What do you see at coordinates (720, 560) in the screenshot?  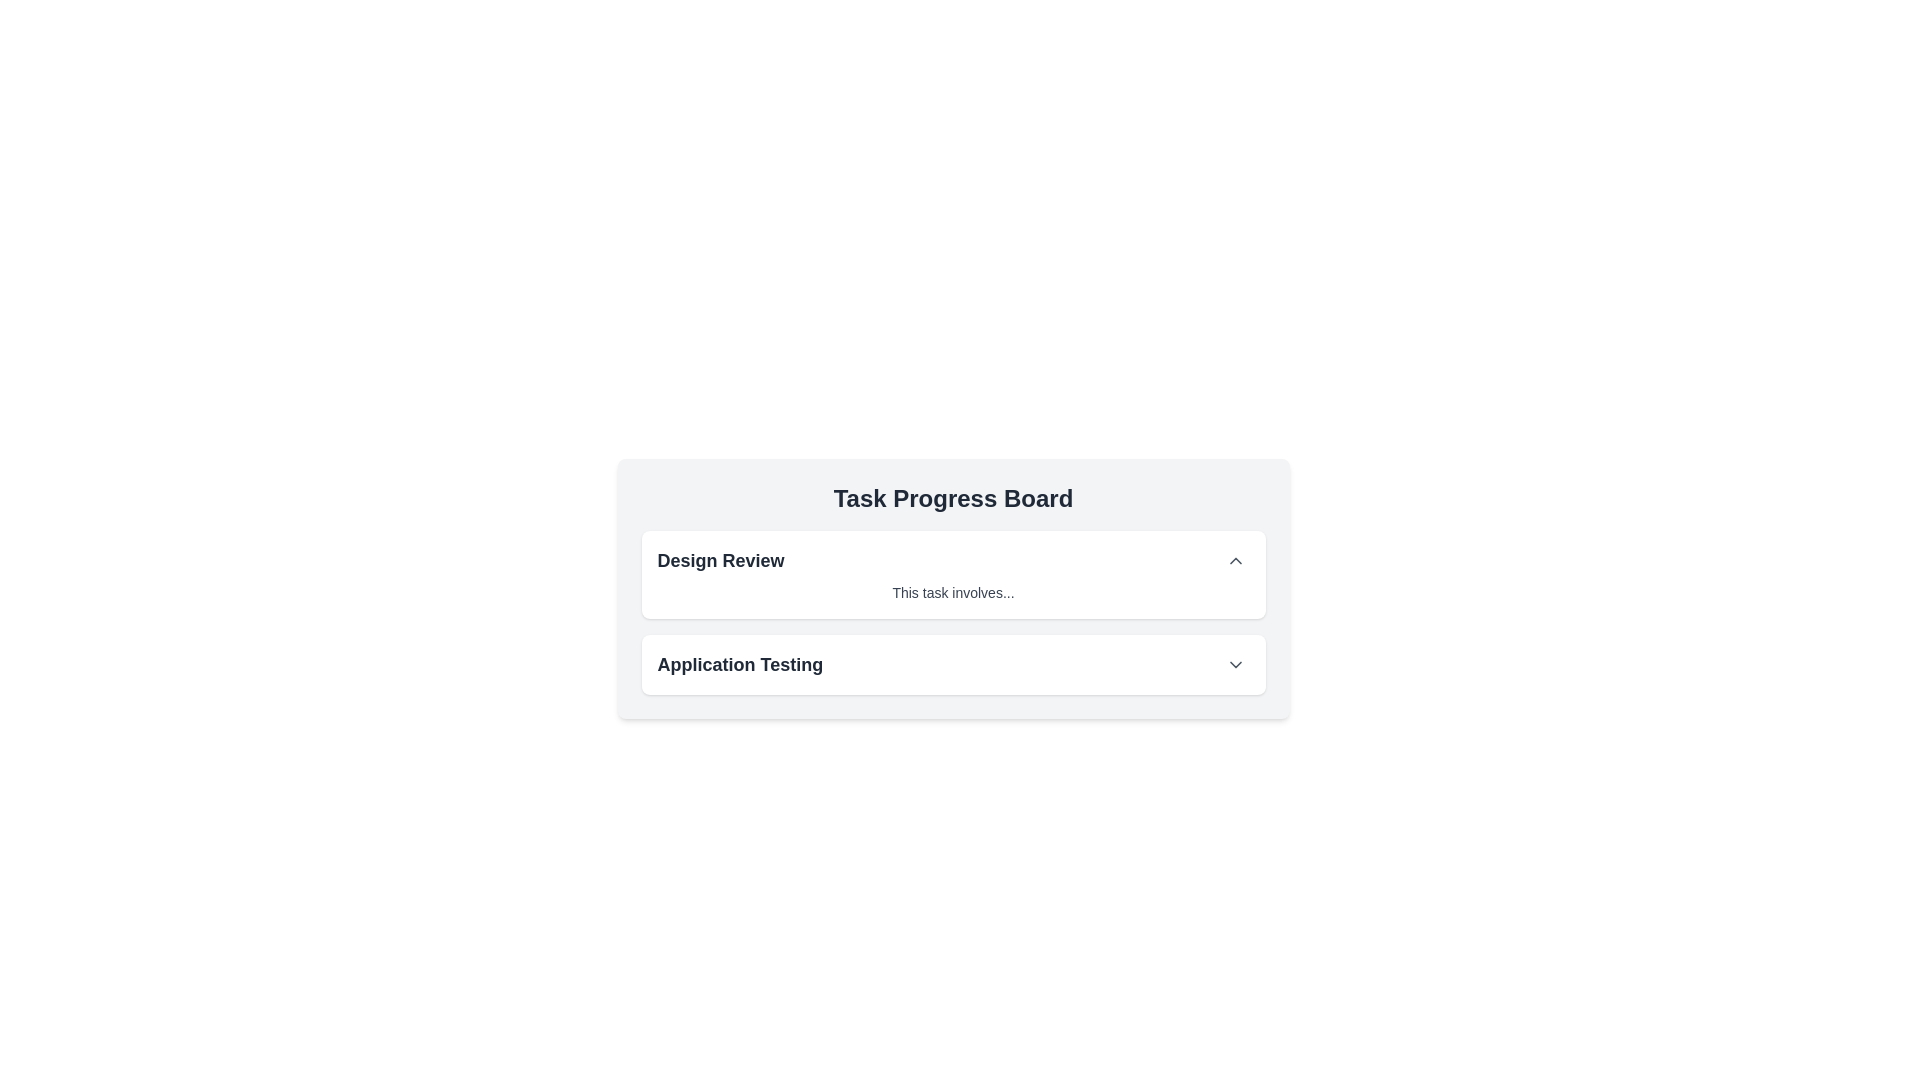 I see `the 'Design Review' text label located in the top left area of the card` at bounding box center [720, 560].